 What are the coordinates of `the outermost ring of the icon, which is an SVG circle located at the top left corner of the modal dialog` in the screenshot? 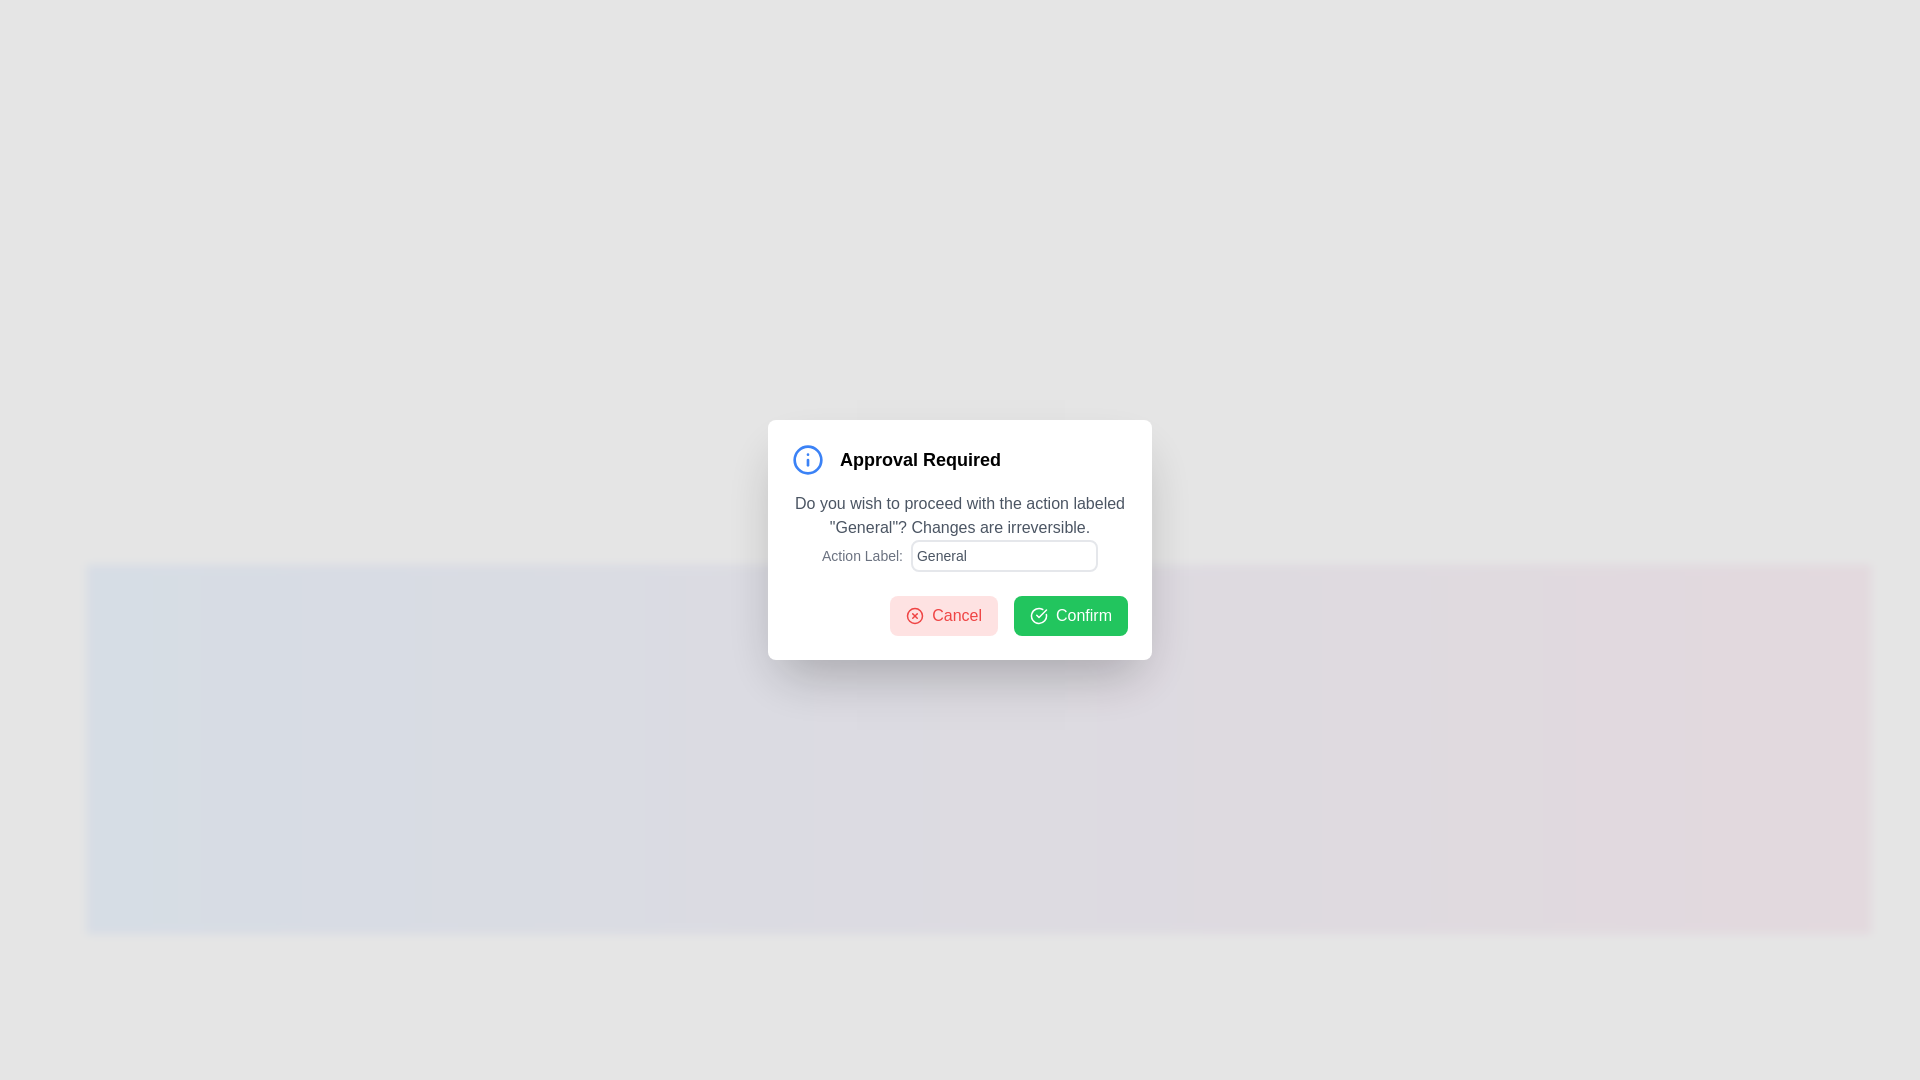 It's located at (807, 459).